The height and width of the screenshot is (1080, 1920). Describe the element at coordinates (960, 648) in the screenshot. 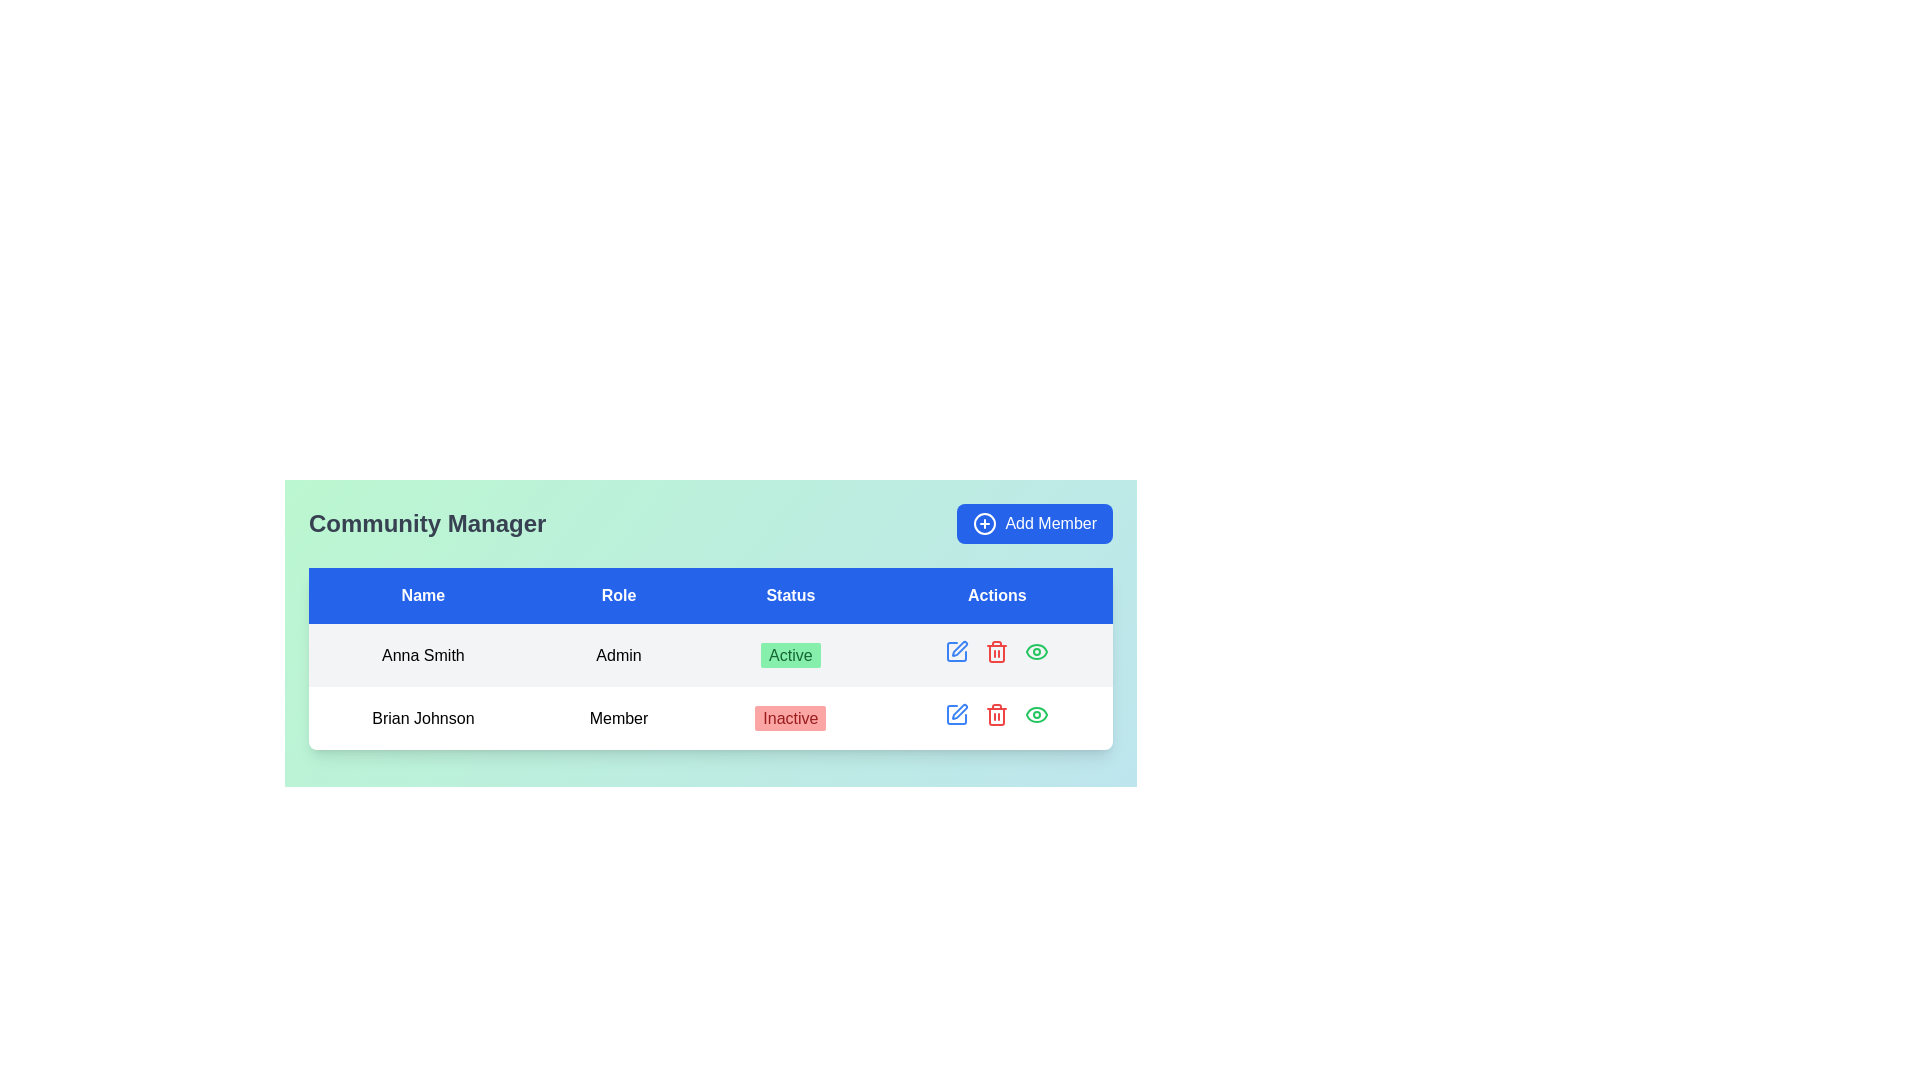

I see `the edit icon located in the 'Actions' column of the second row for 'Brian Johnson' to initiate editing` at that location.